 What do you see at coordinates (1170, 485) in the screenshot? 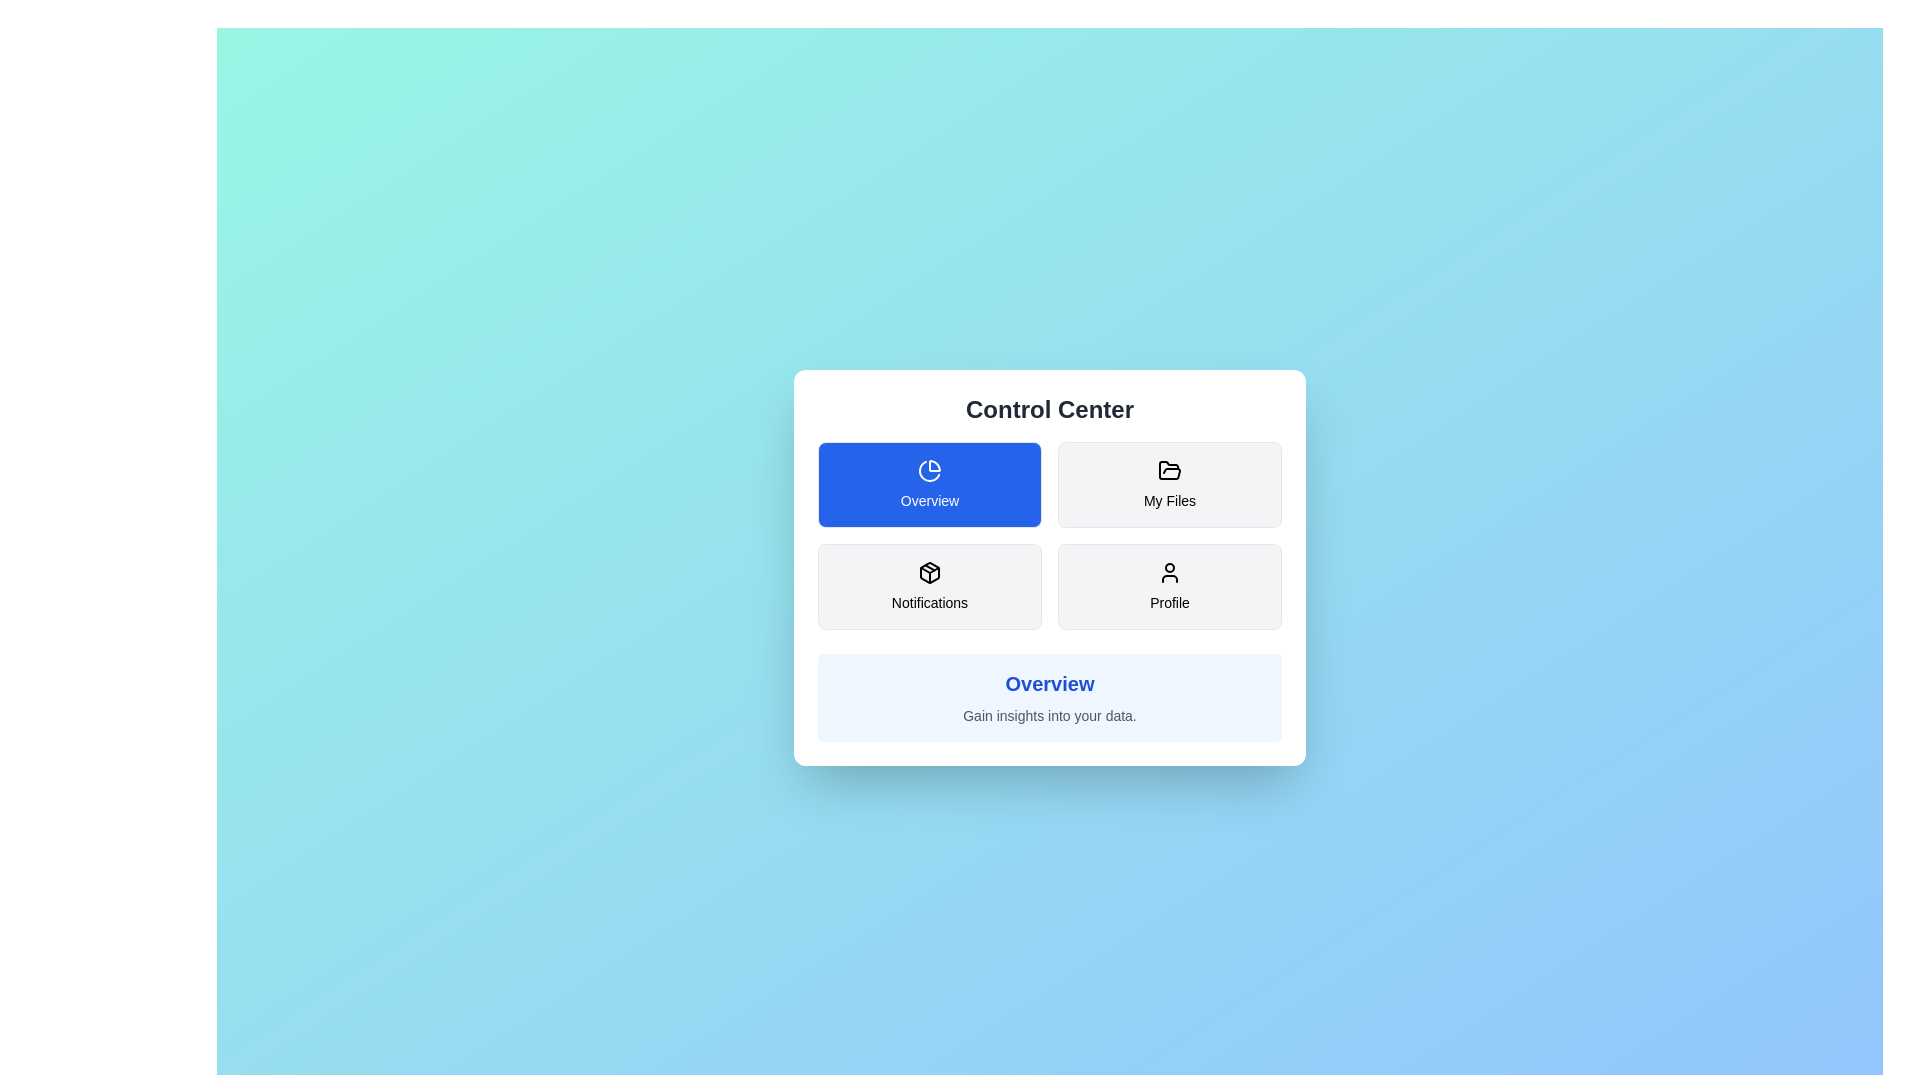
I see `the button corresponding to the section My Files` at bounding box center [1170, 485].